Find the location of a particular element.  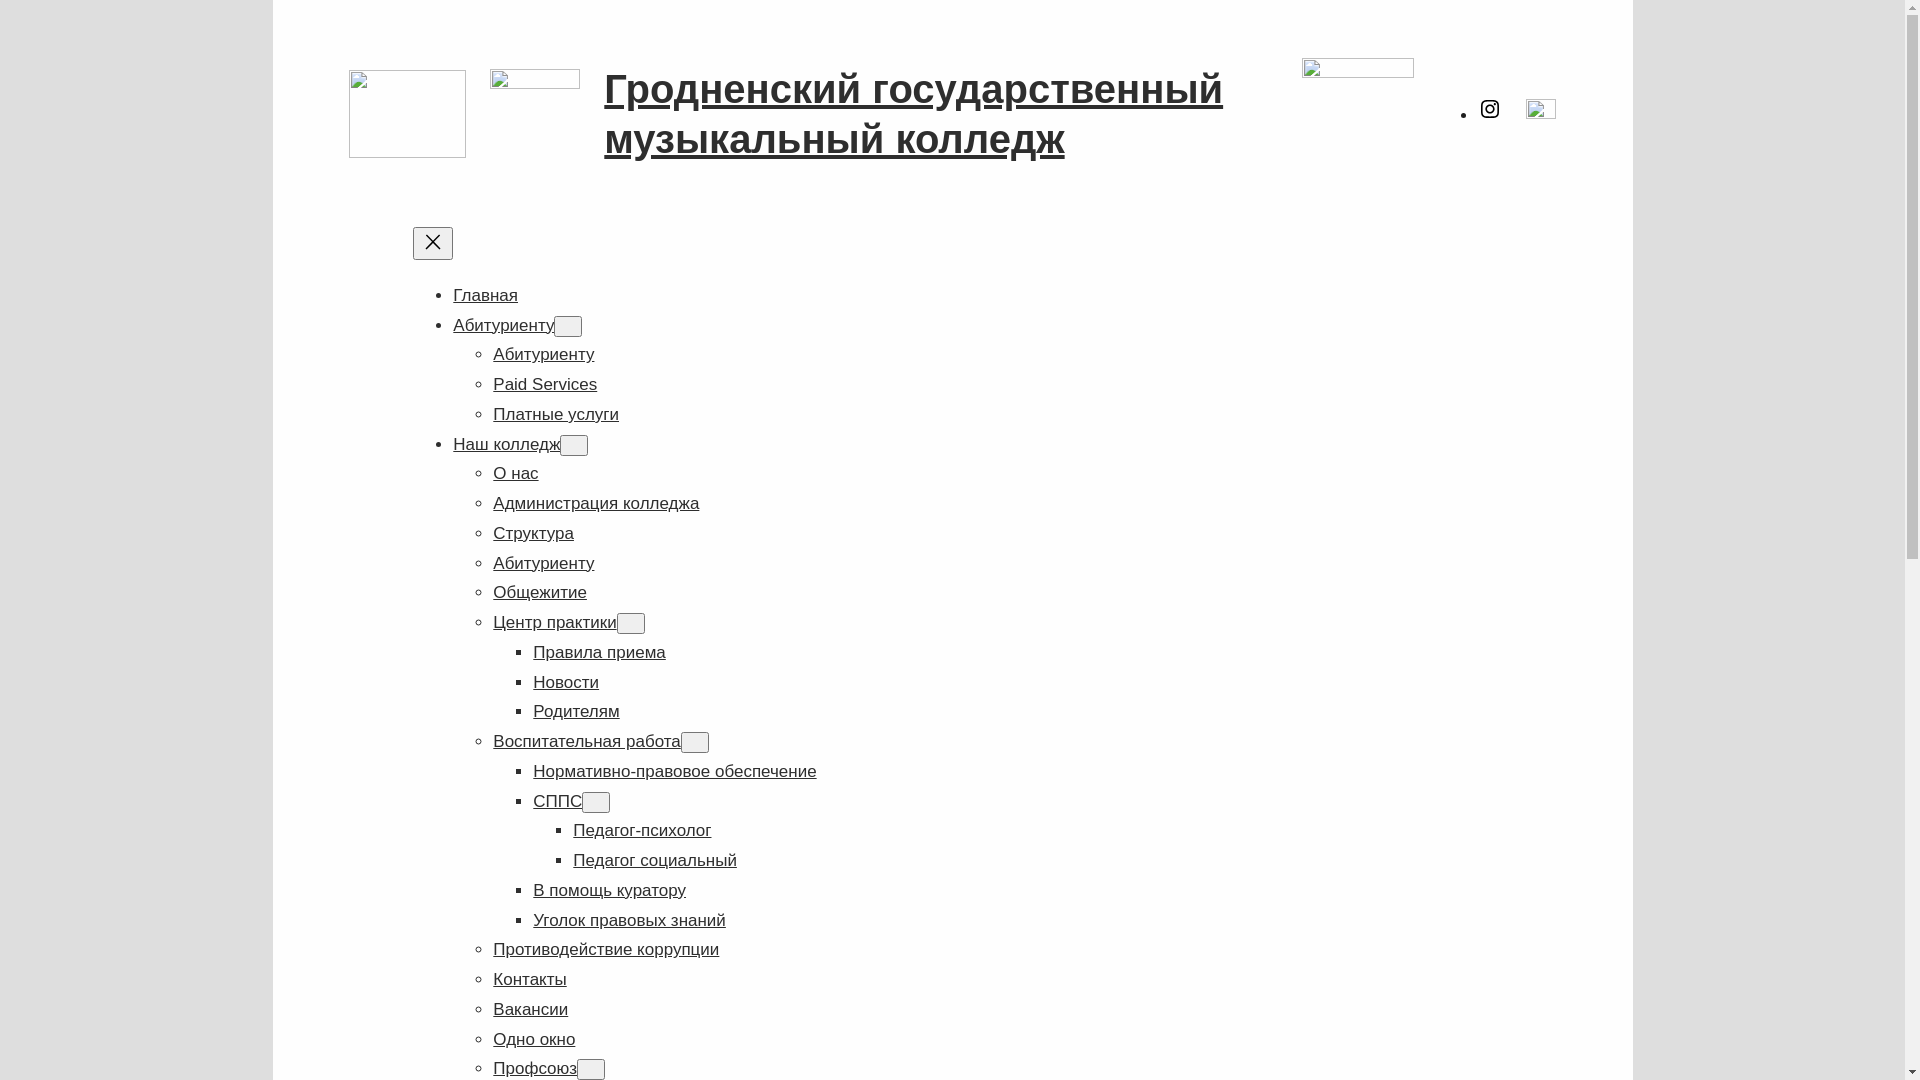

'Paid Services' is located at coordinates (545, 384).